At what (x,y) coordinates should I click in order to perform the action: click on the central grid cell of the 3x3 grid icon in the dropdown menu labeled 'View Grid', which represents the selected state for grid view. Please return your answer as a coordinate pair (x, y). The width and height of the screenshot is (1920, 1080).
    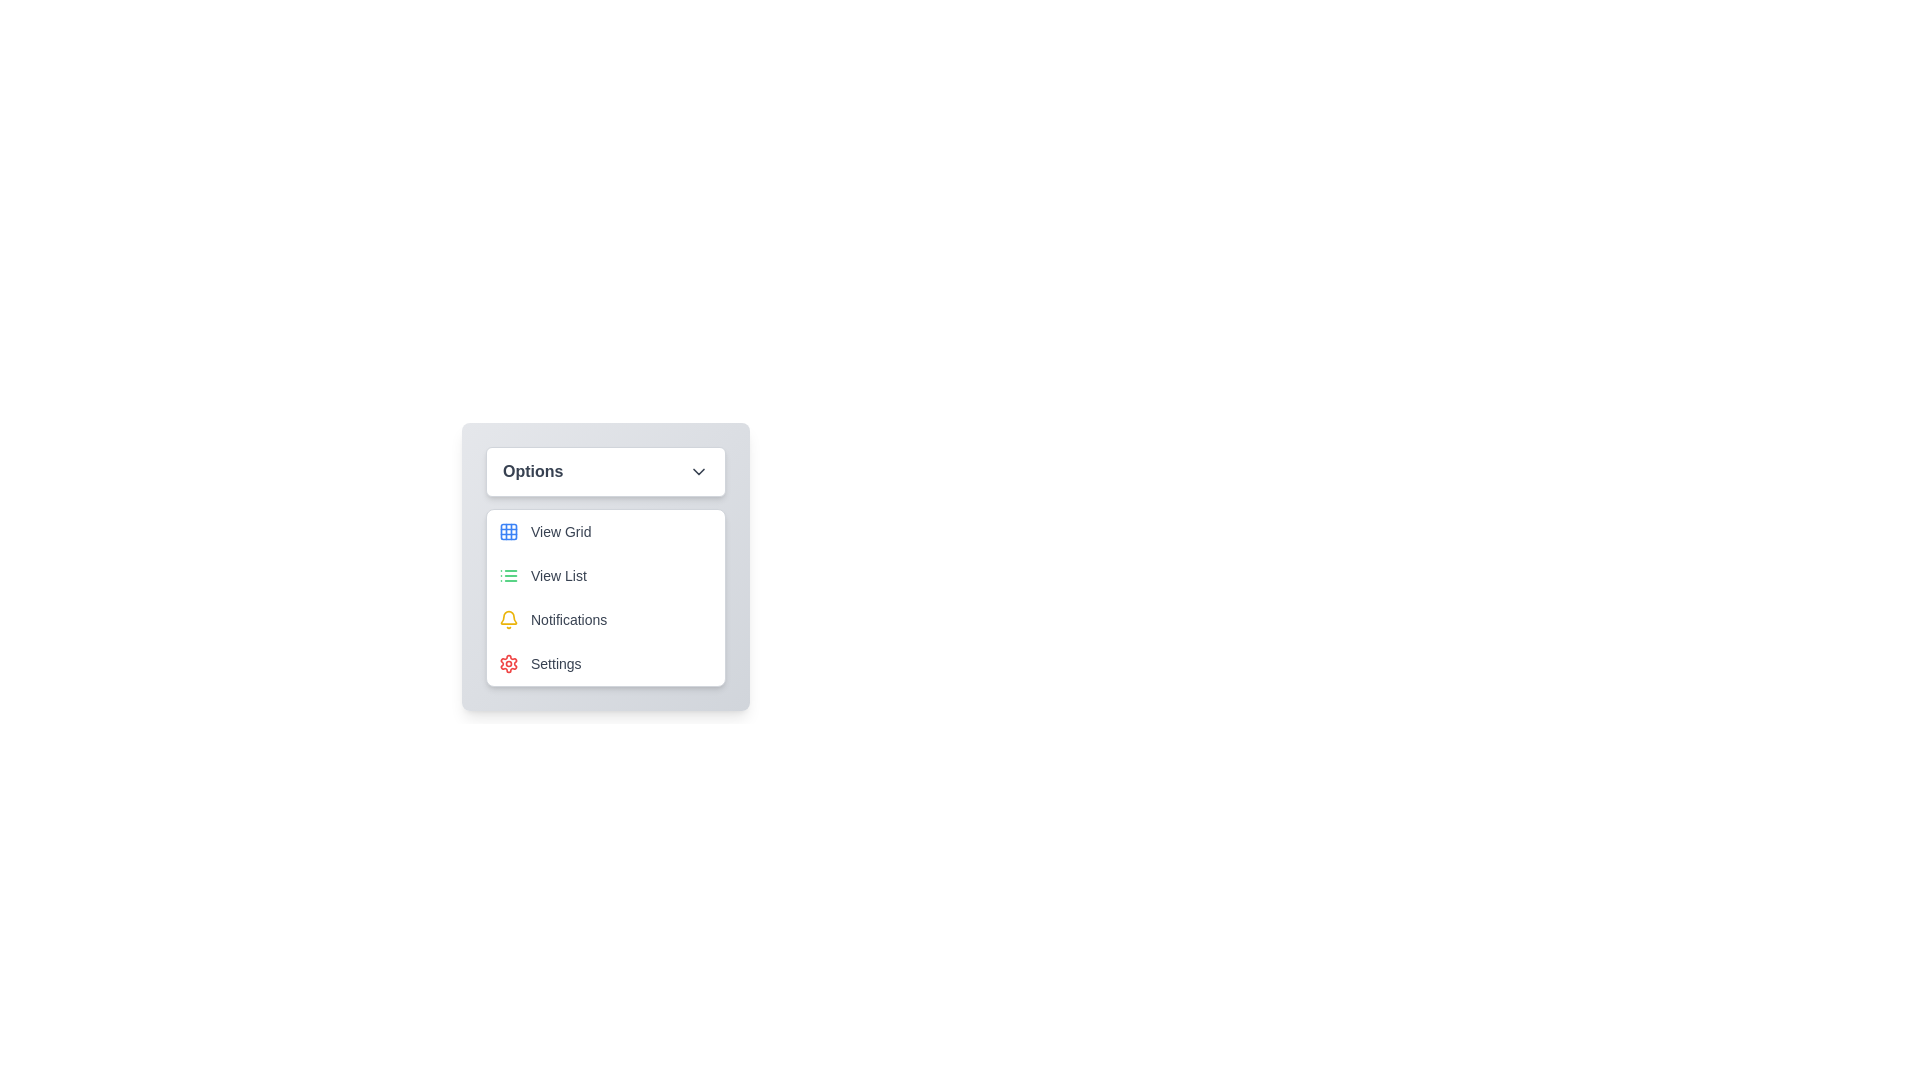
    Looking at the image, I should click on (508, 531).